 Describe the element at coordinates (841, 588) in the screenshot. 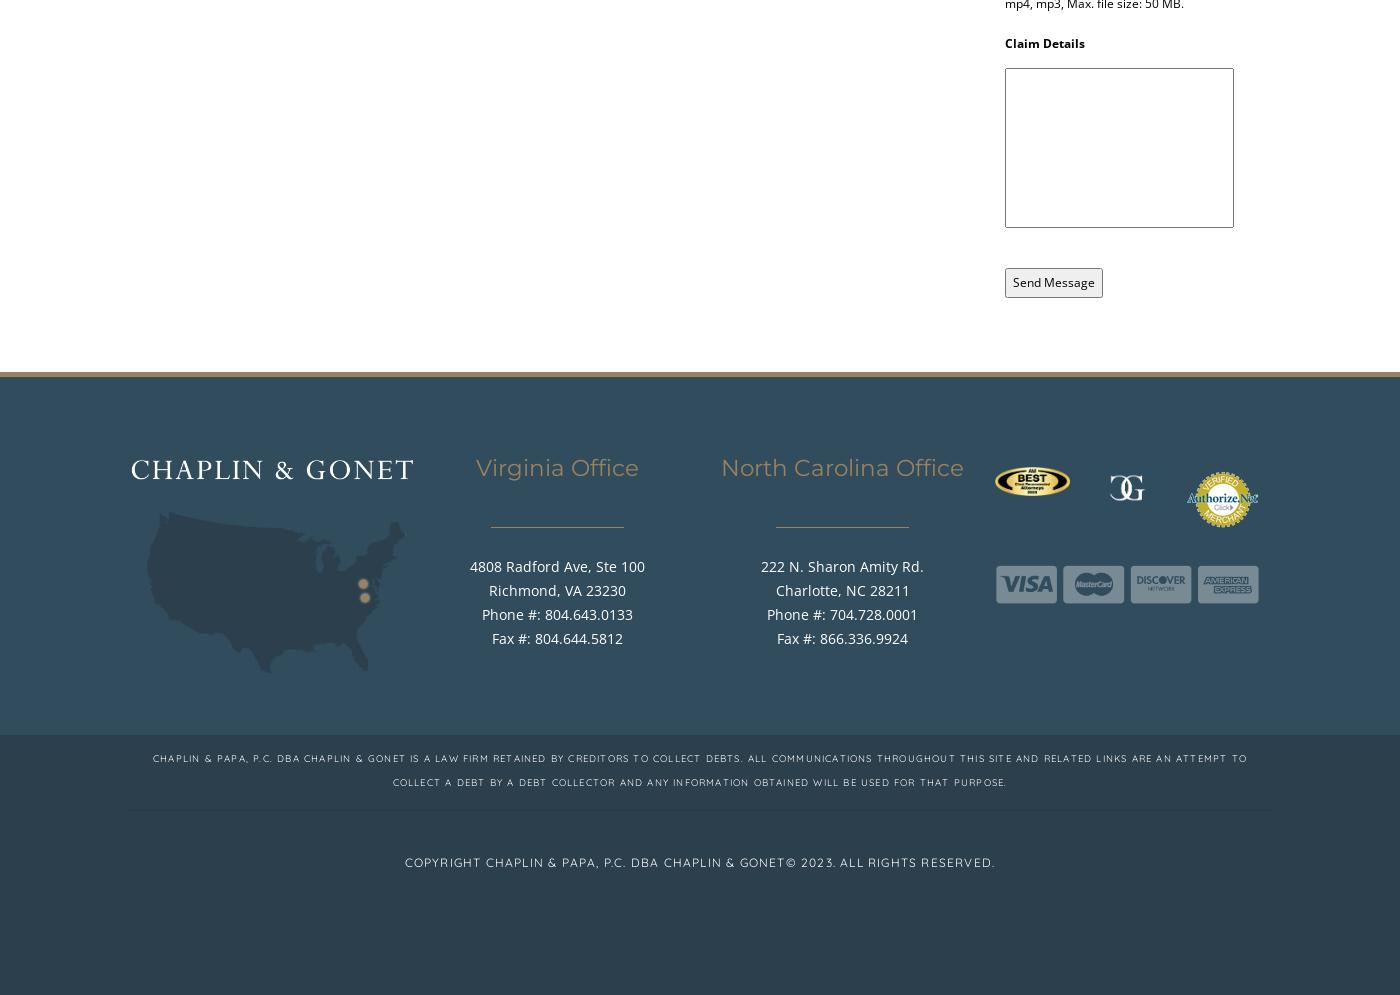

I see `'Charlotte, NC 28211'` at that location.